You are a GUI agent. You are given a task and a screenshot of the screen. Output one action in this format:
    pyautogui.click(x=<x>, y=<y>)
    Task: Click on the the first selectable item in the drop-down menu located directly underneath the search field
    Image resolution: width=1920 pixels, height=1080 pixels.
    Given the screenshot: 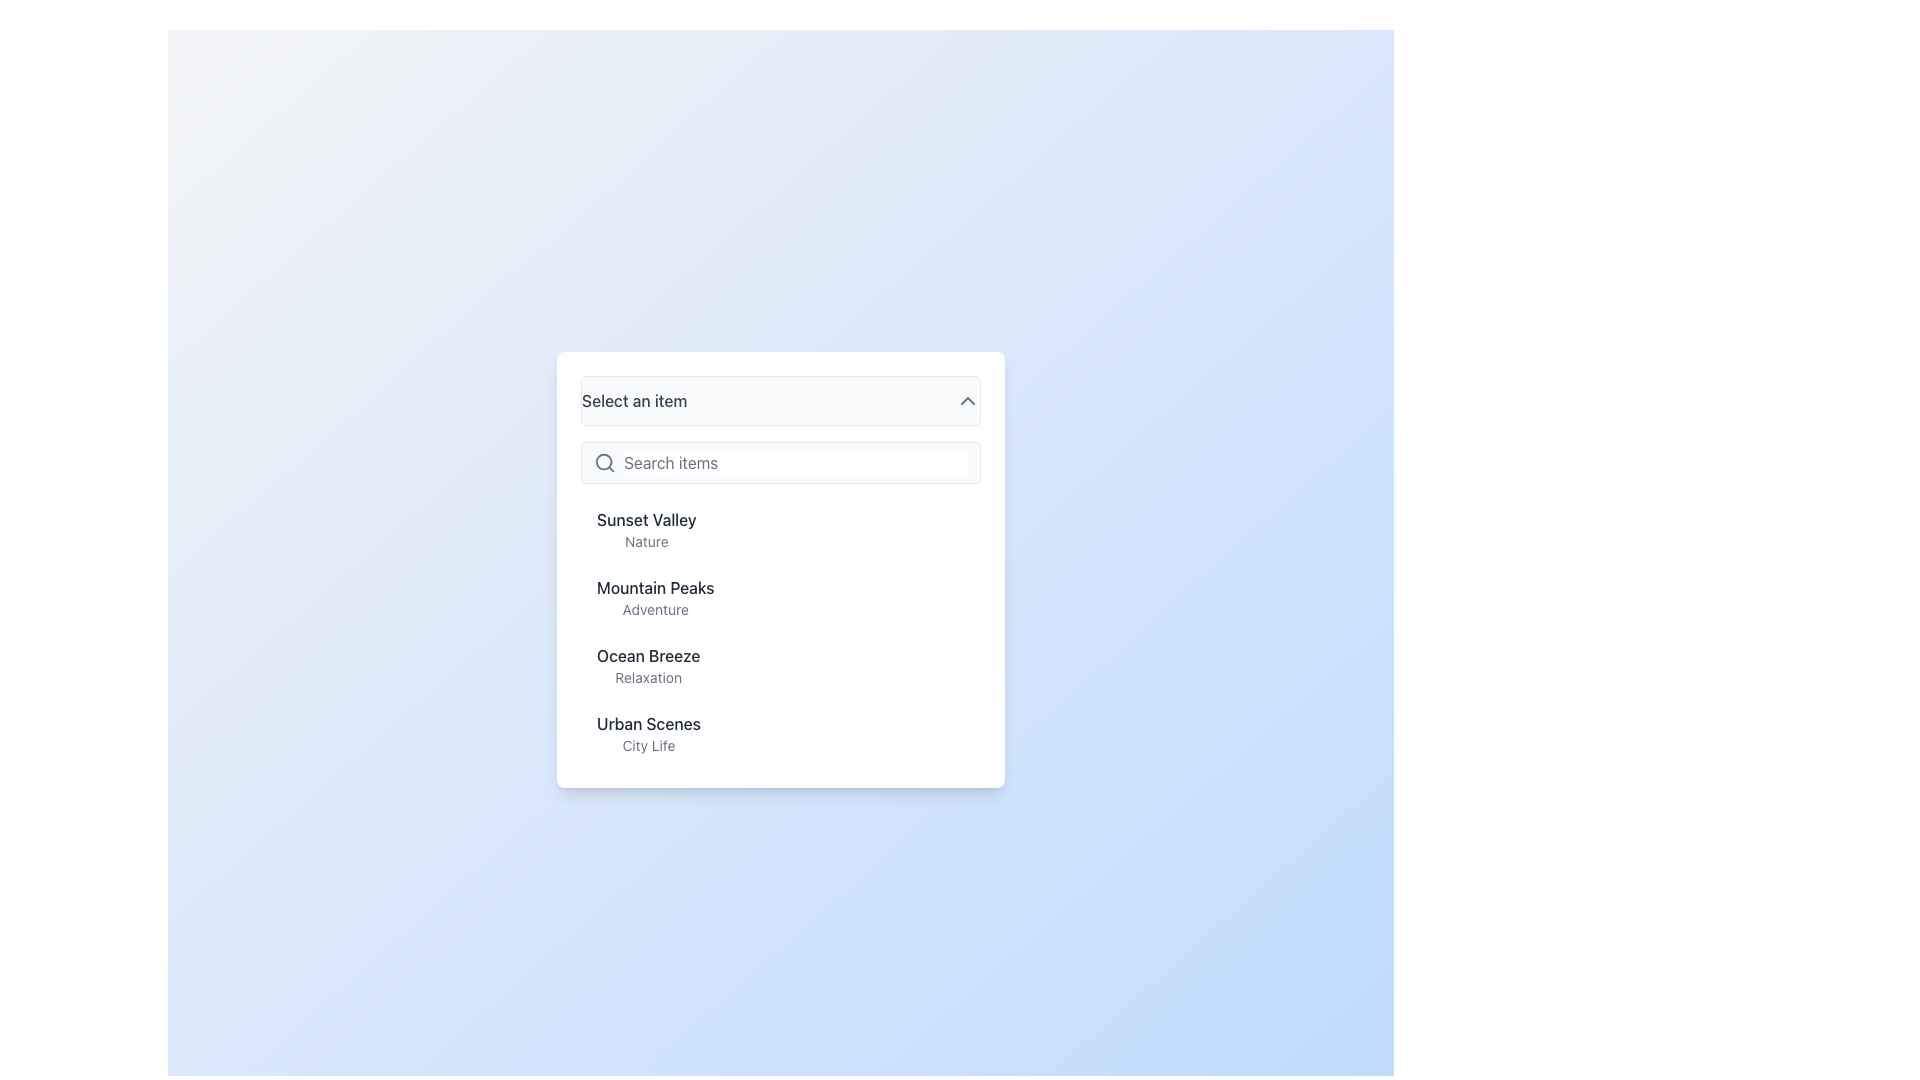 What is the action you would take?
    pyautogui.click(x=780, y=528)
    